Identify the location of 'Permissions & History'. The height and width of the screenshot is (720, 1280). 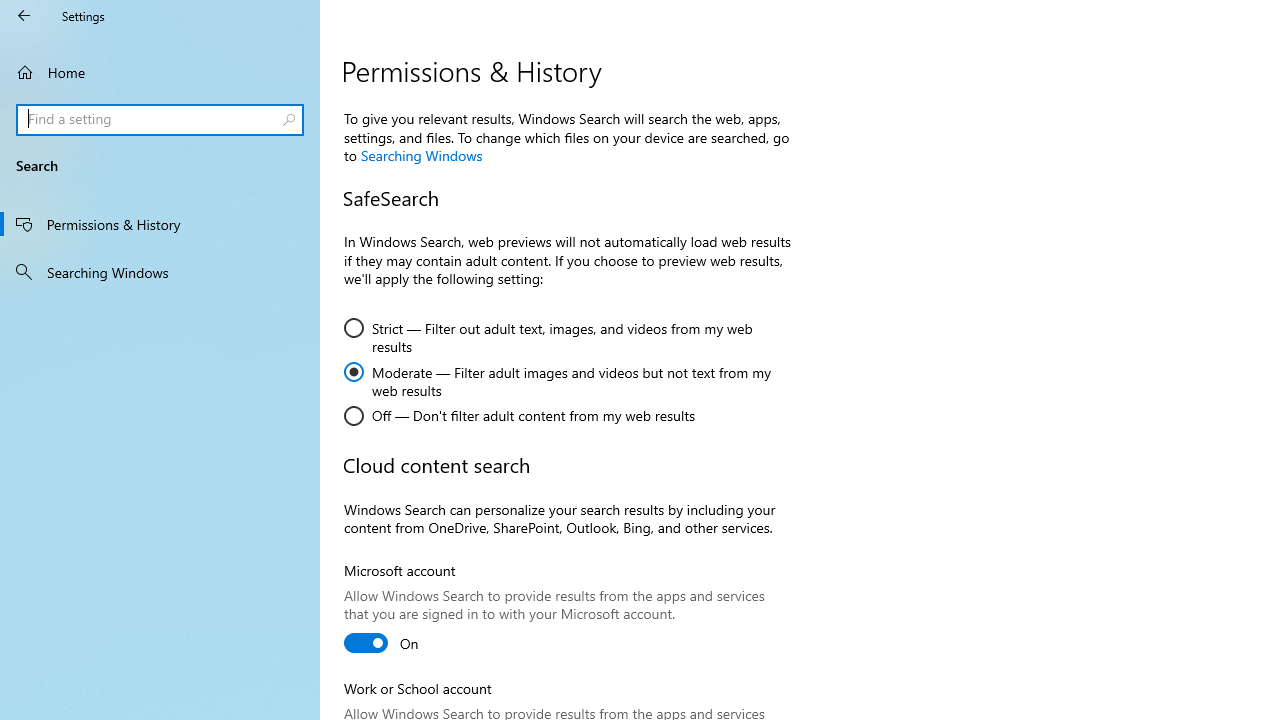
(160, 223).